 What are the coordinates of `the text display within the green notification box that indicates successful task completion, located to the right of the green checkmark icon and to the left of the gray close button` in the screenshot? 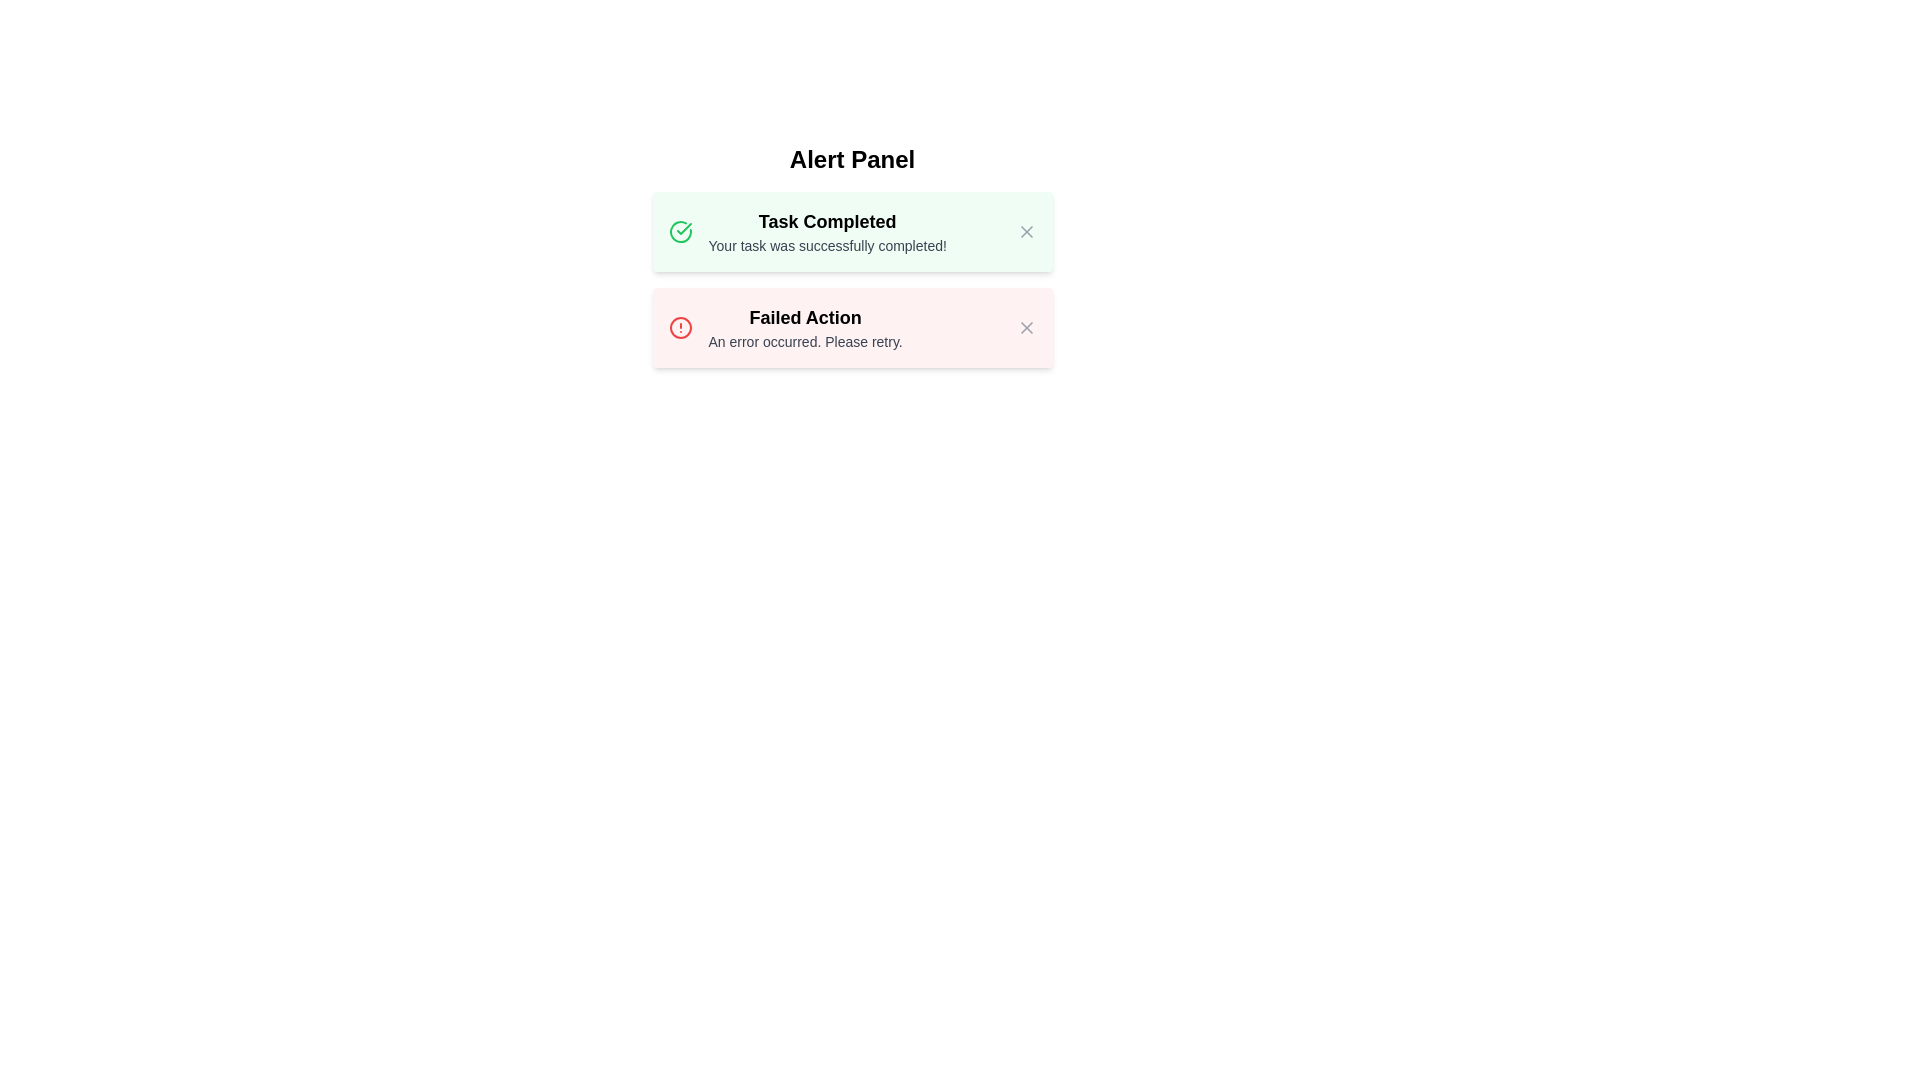 It's located at (827, 230).